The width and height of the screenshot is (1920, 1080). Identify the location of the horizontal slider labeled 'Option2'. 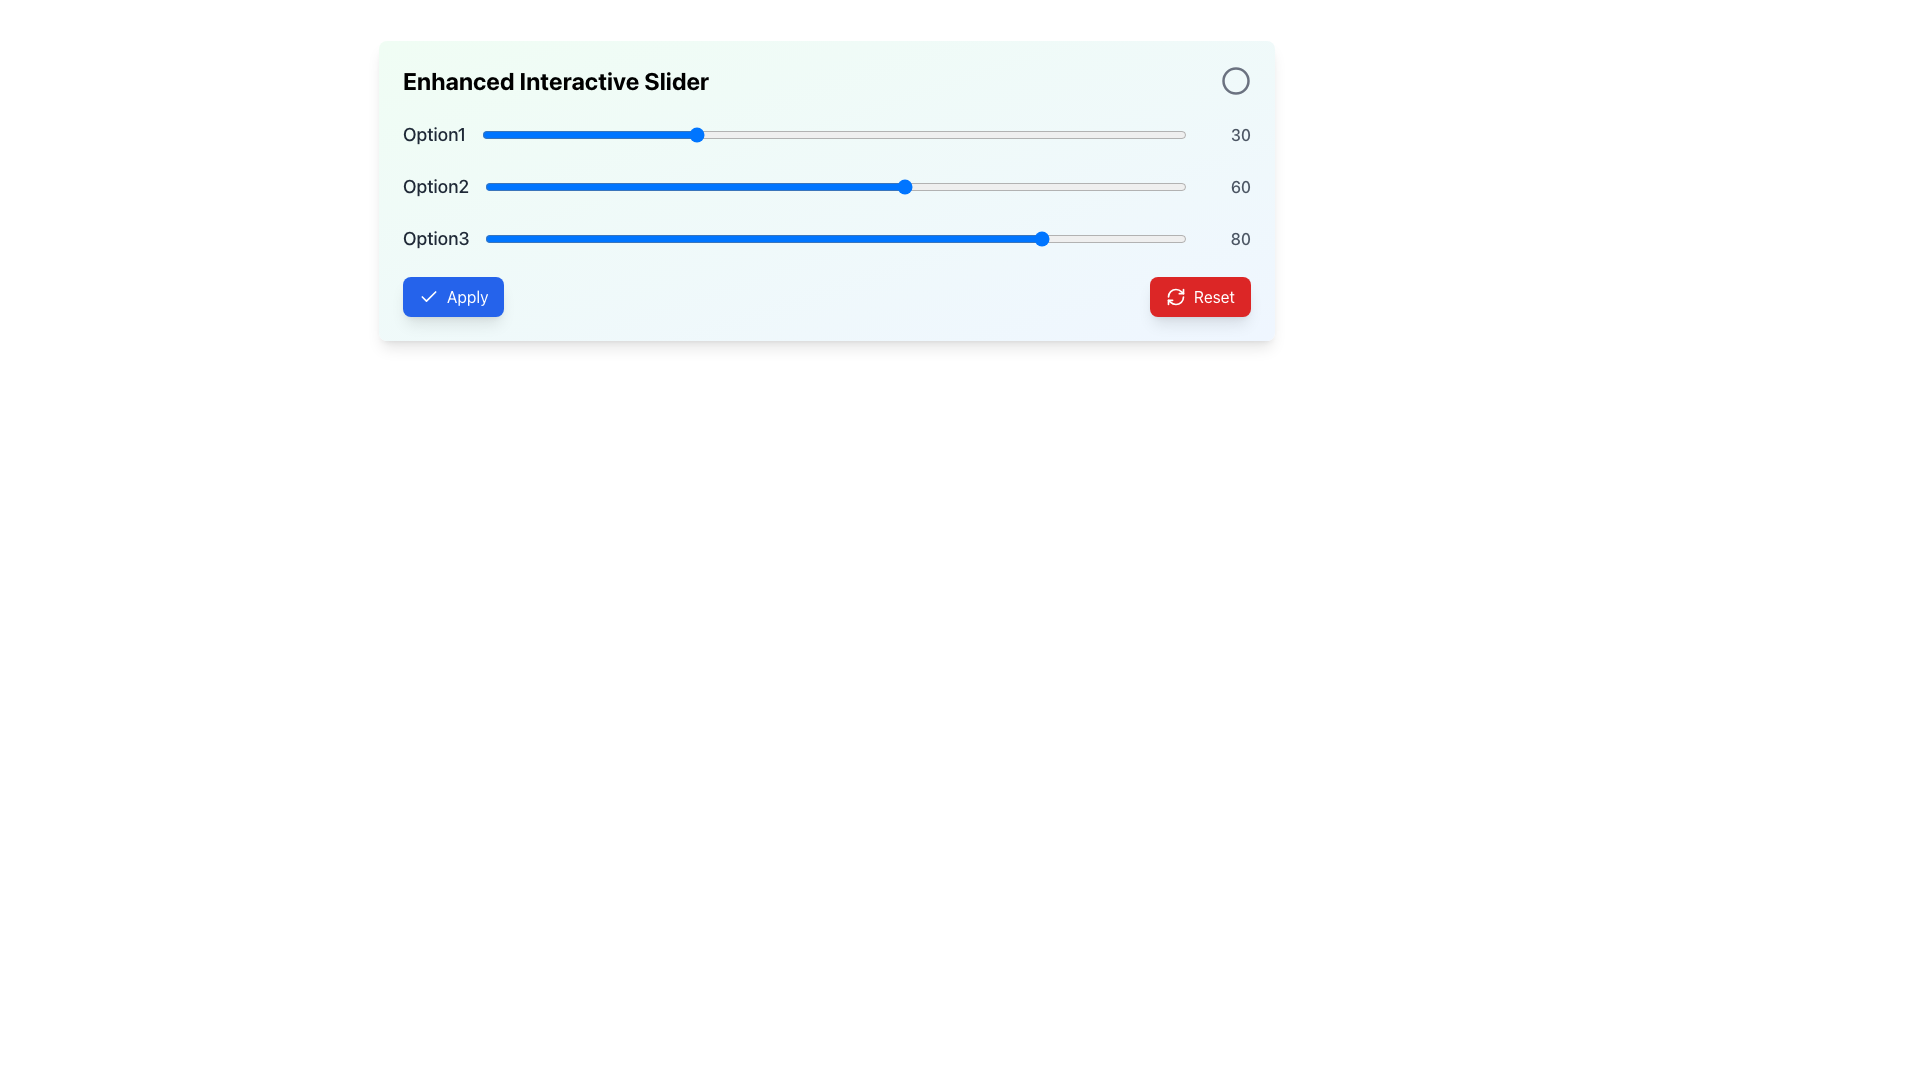
(826, 186).